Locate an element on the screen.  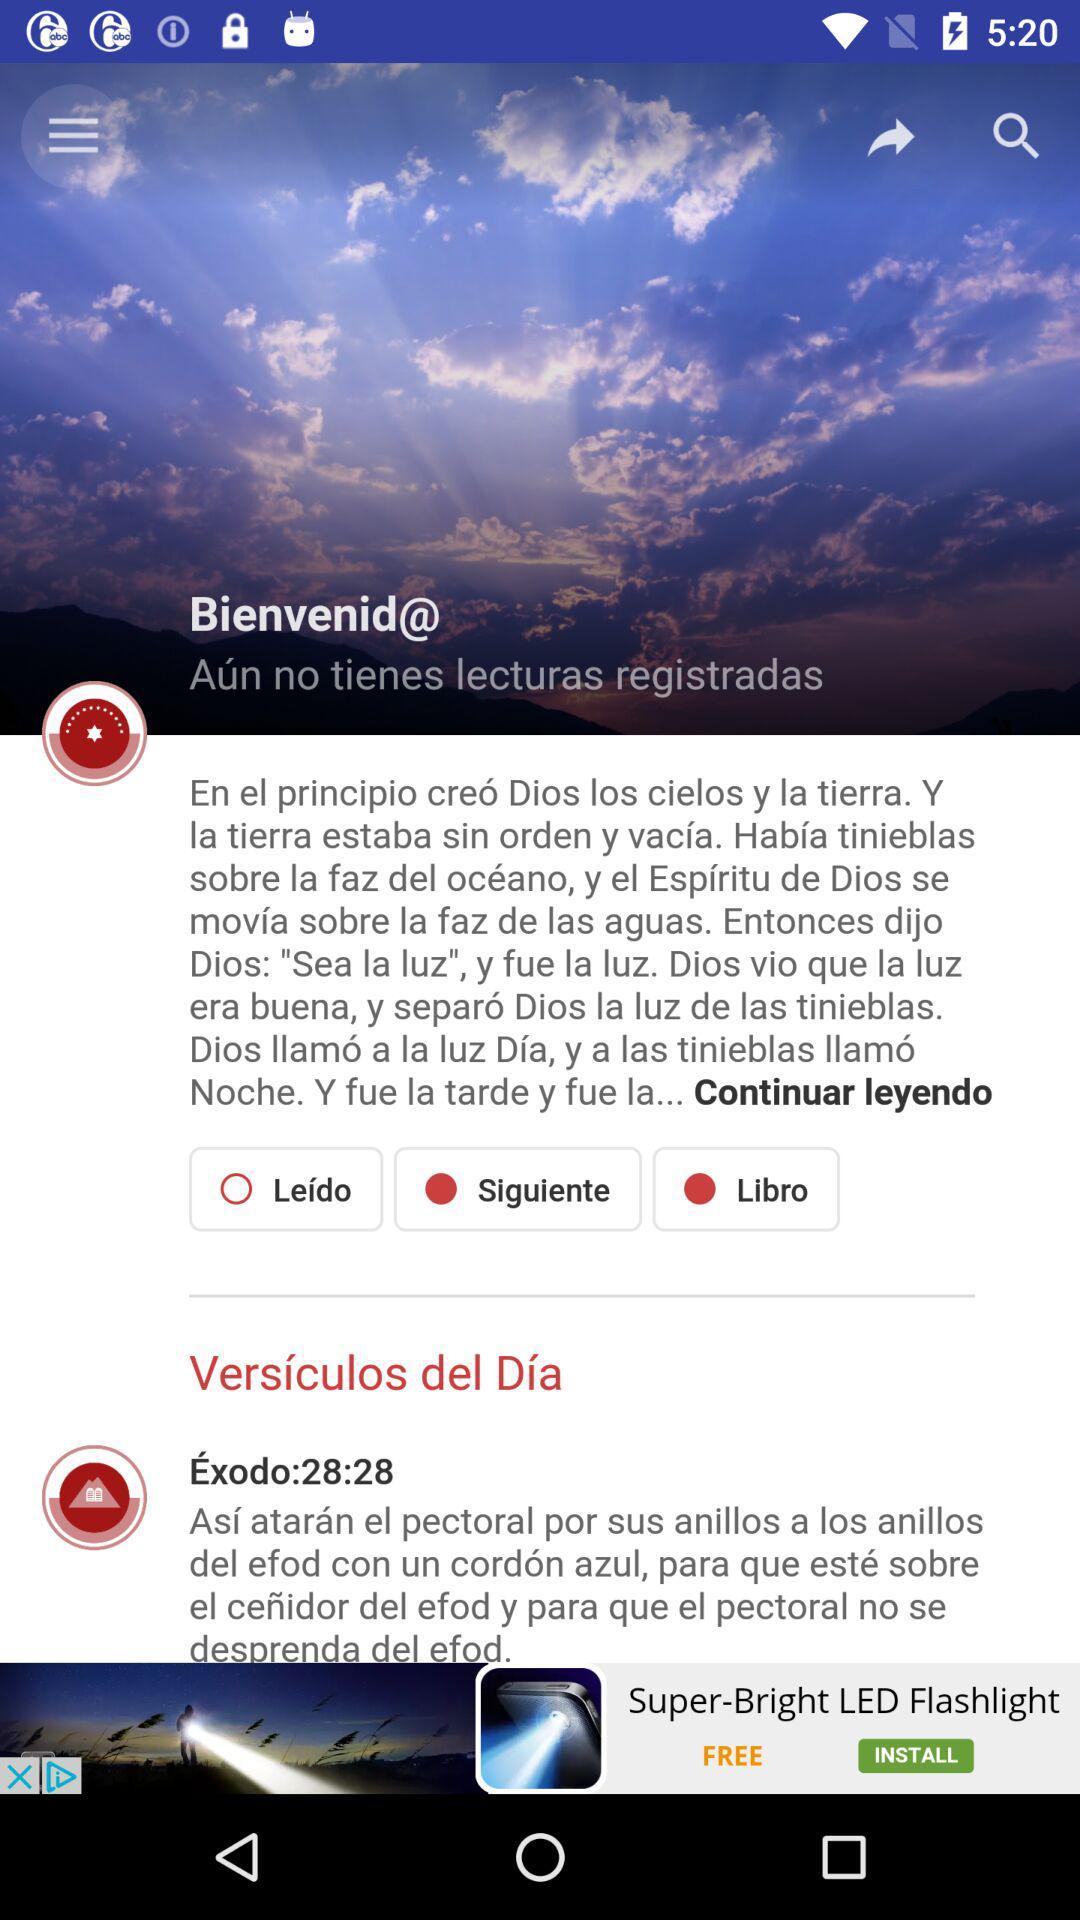
icon next to the libro is located at coordinates (516, 1189).